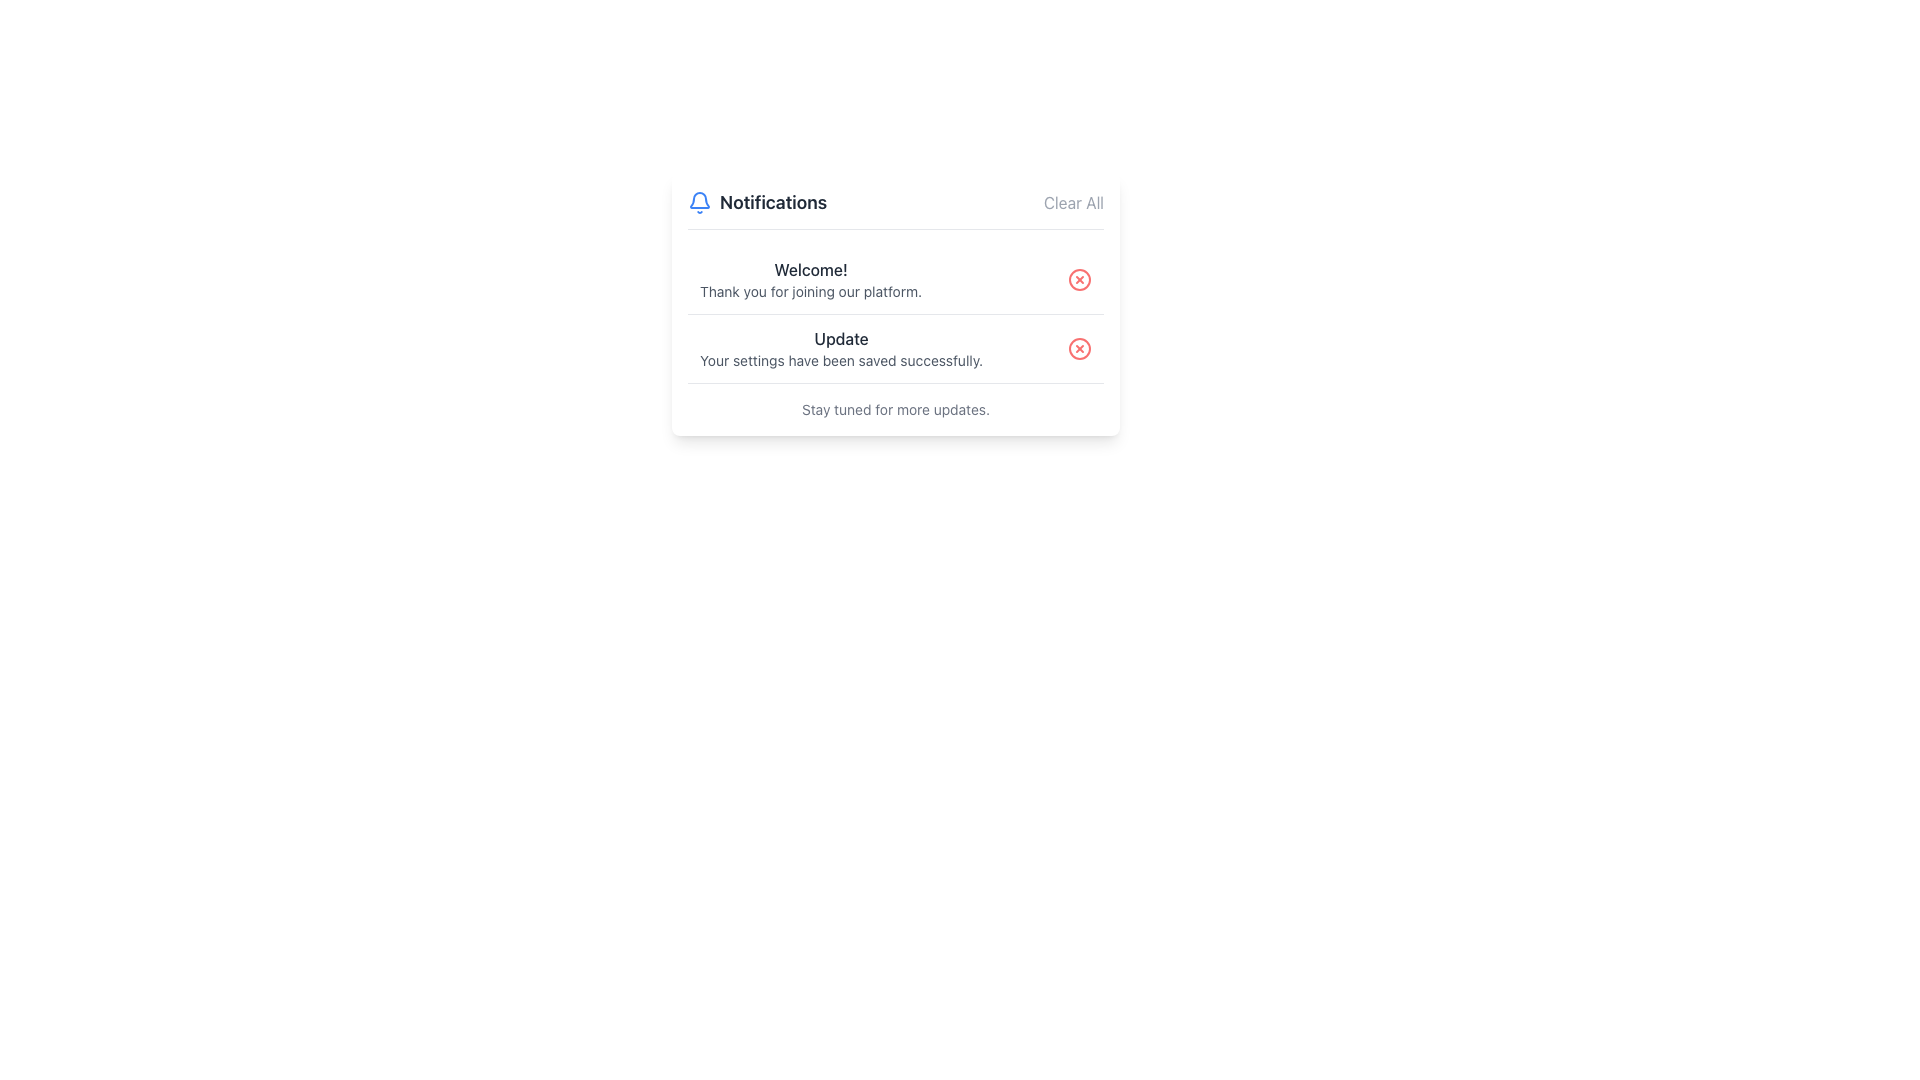  I want to click on the 'Update' label, which is a bold dark gray text element centered in the notifications card, so click(841, 338).